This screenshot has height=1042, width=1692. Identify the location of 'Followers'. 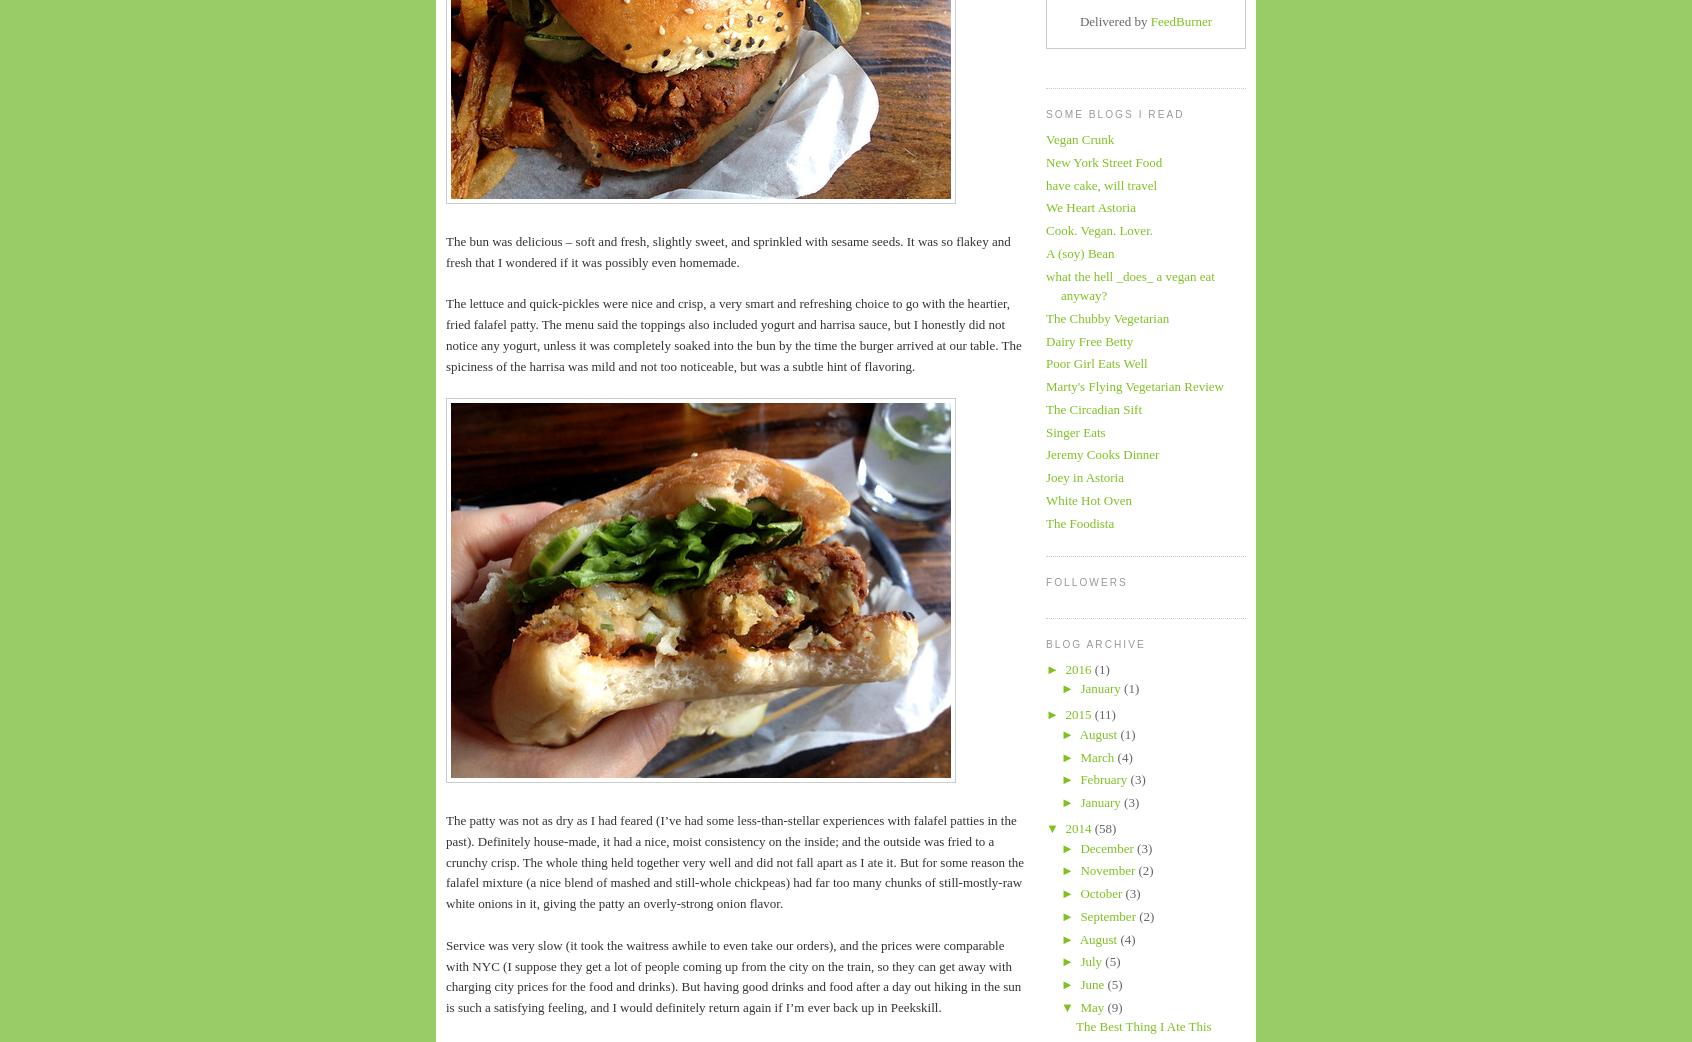
(1086, 581).